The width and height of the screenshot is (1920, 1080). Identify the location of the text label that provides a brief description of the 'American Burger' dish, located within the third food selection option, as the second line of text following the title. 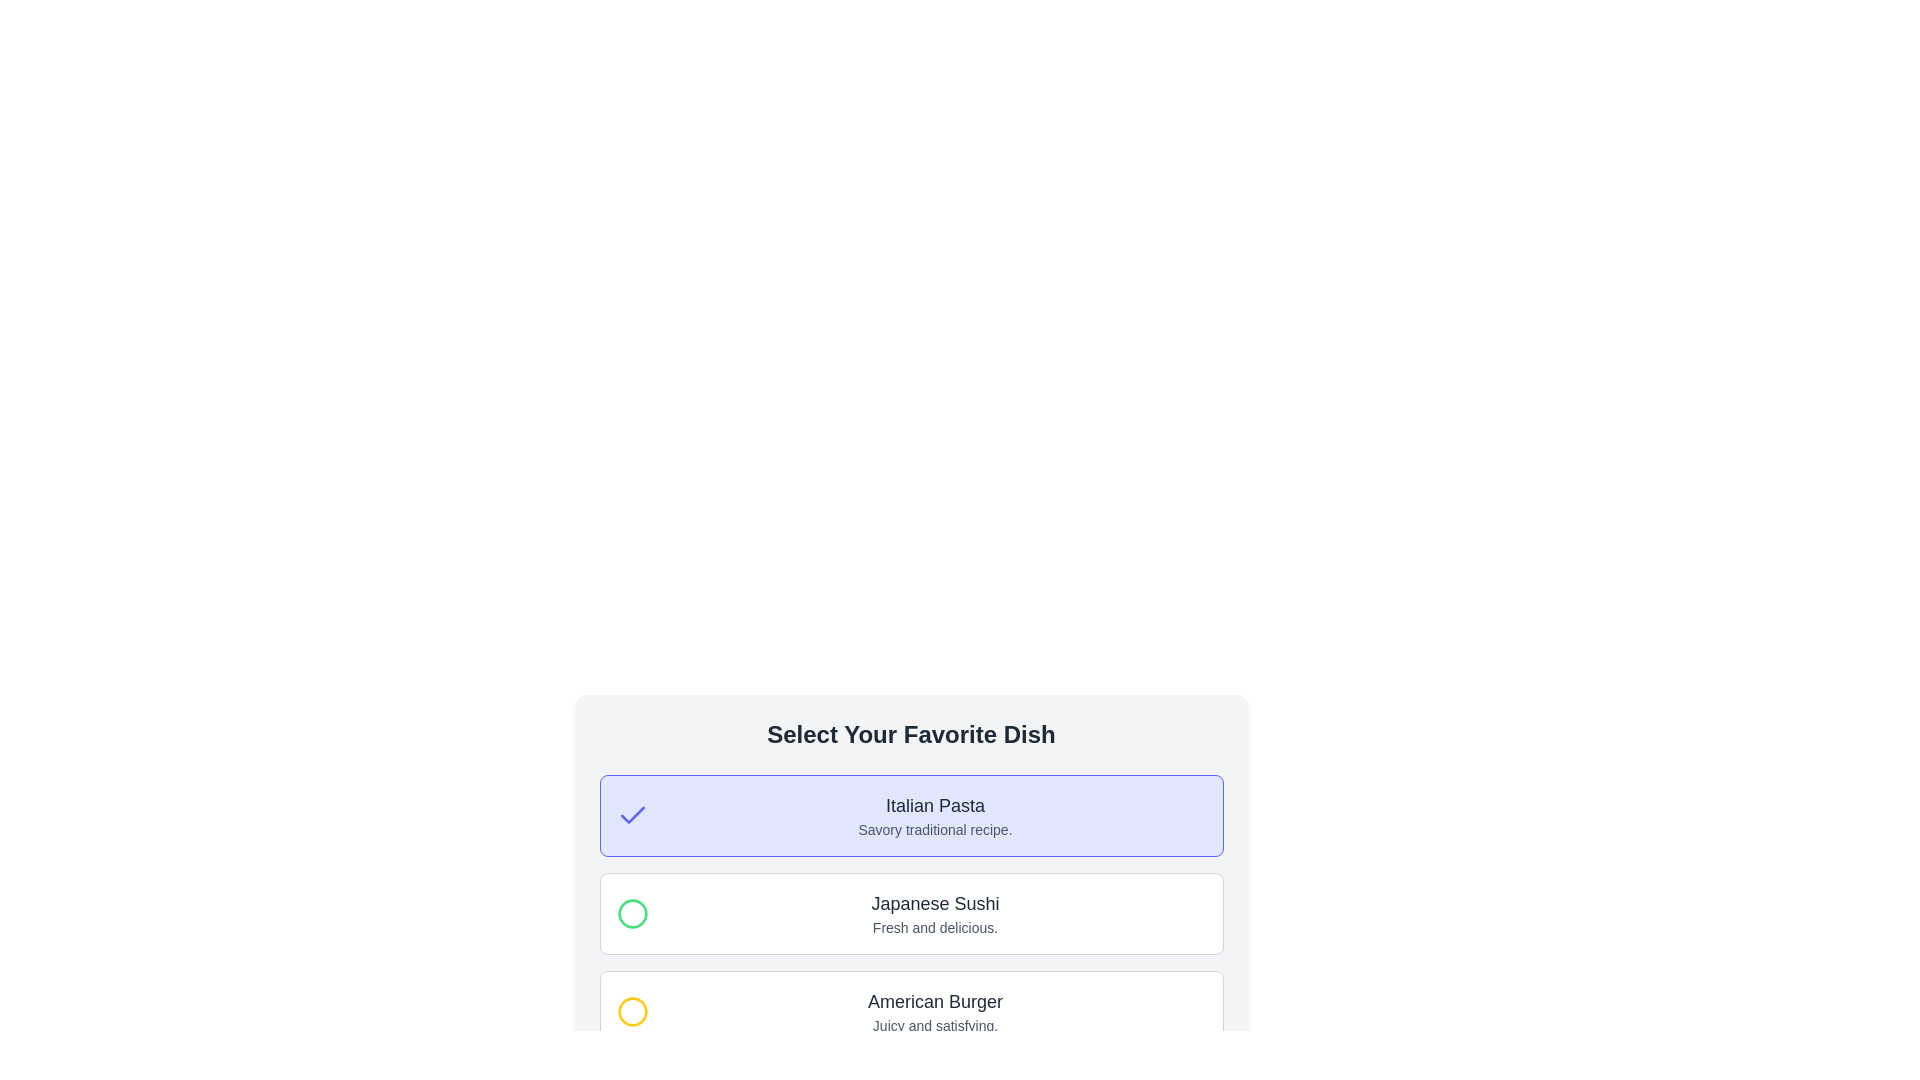
(934, 1026).